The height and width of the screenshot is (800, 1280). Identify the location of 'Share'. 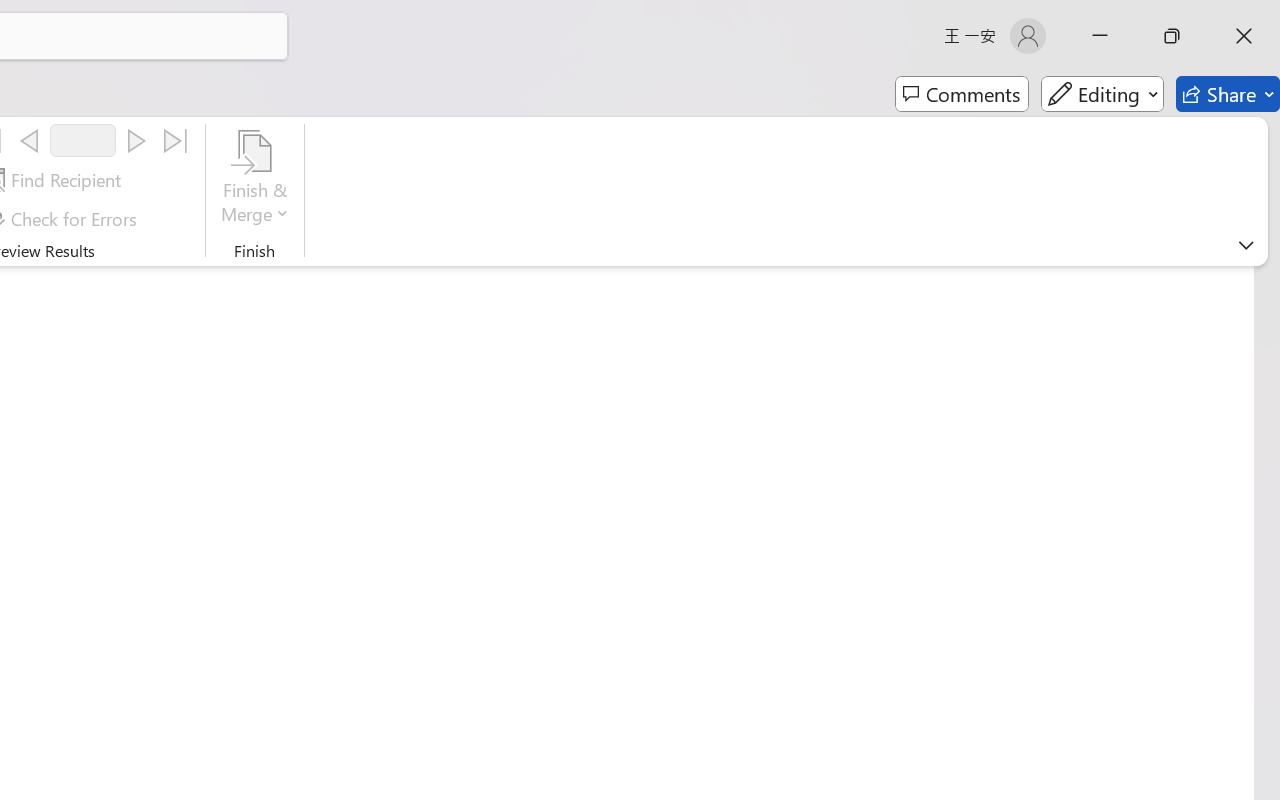
(1227, 94).